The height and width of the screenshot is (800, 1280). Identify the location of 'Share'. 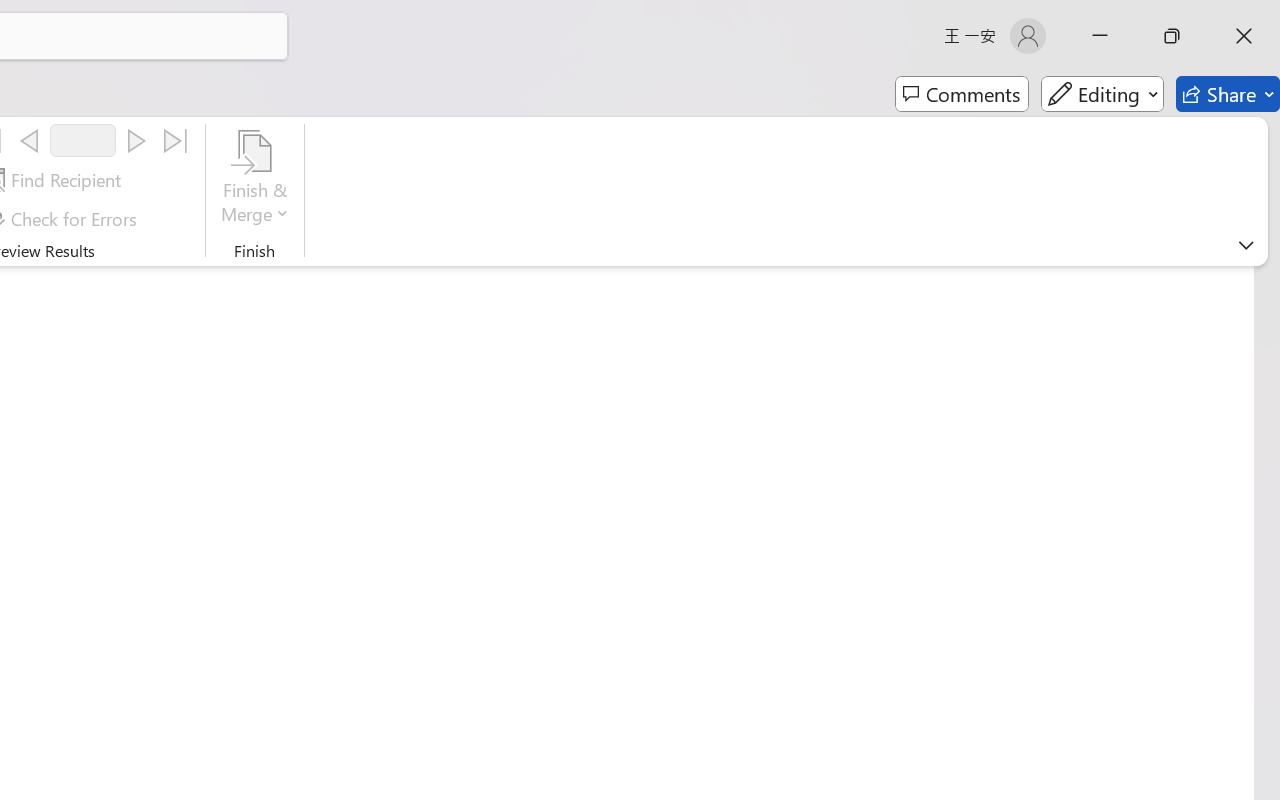
(1227, 94).